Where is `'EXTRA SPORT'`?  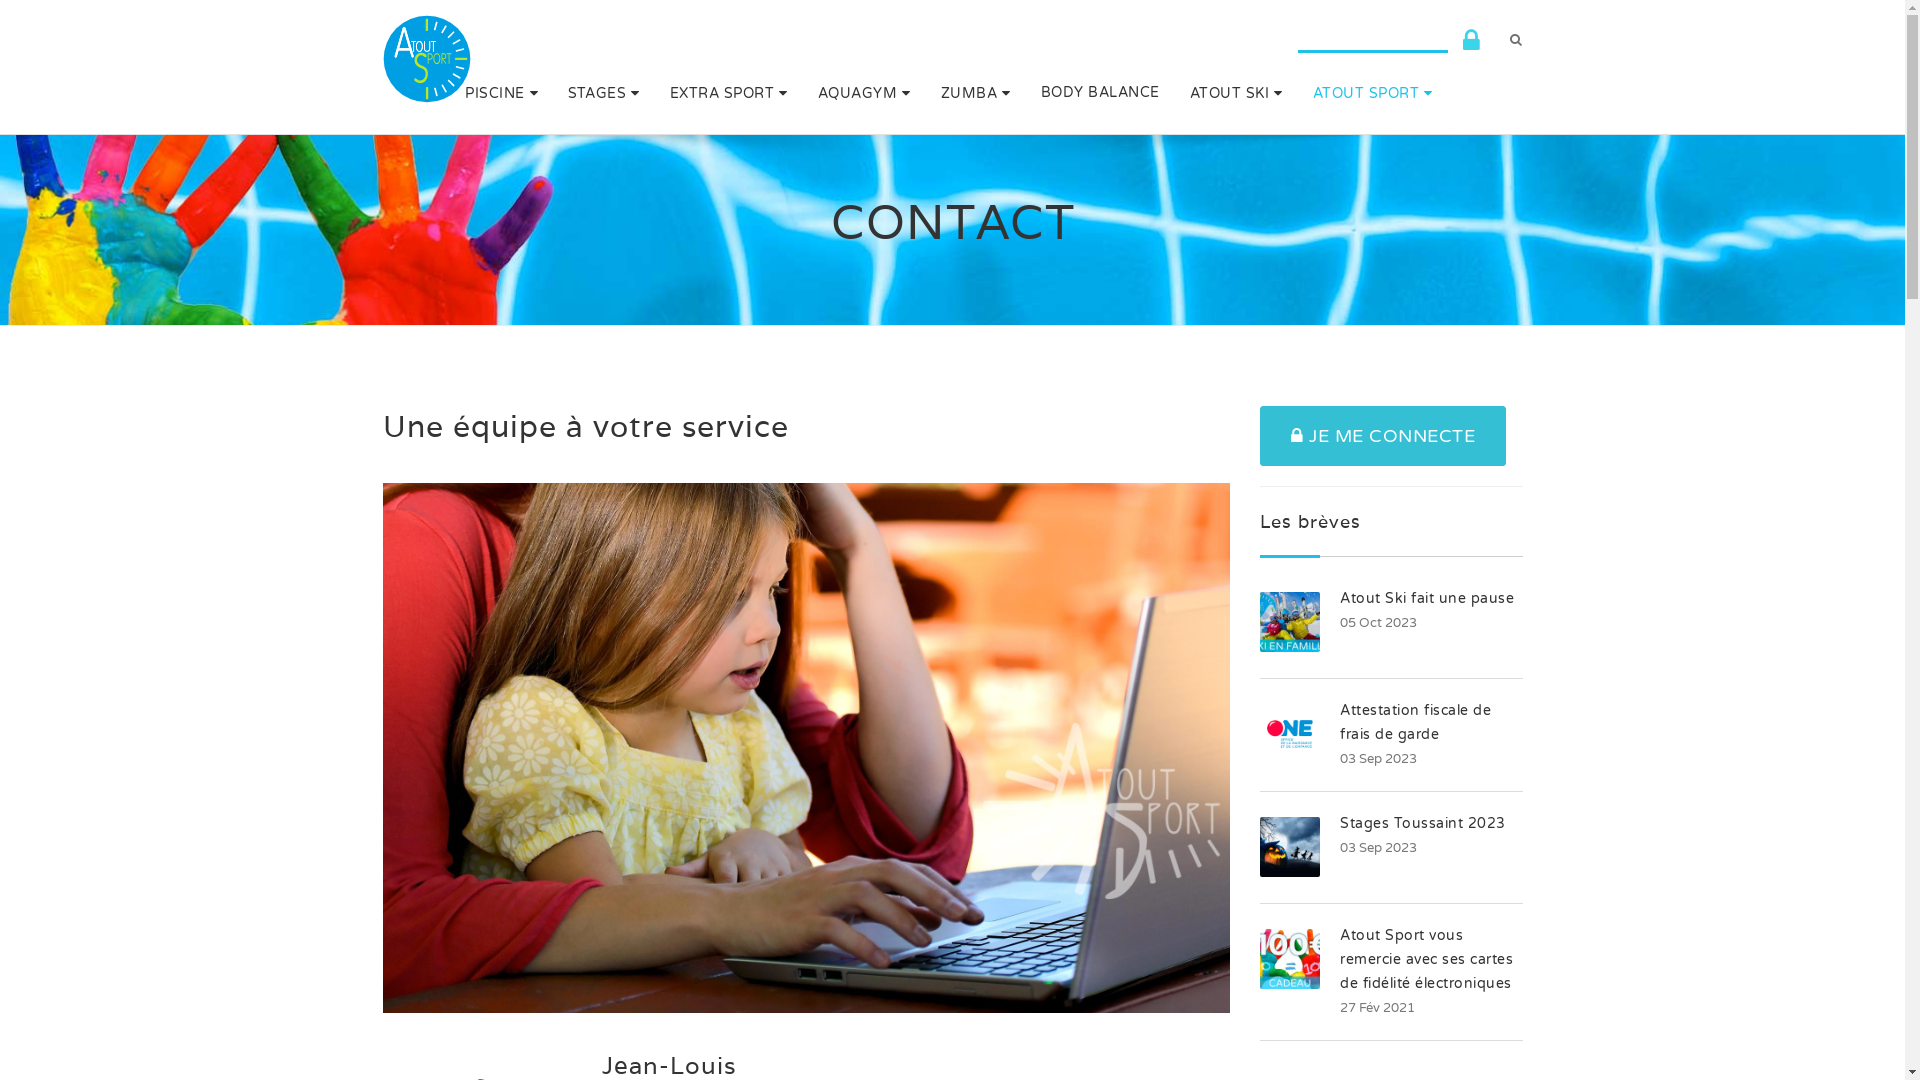 'EXTRA SPORT' is located at coordinates (727, 92).